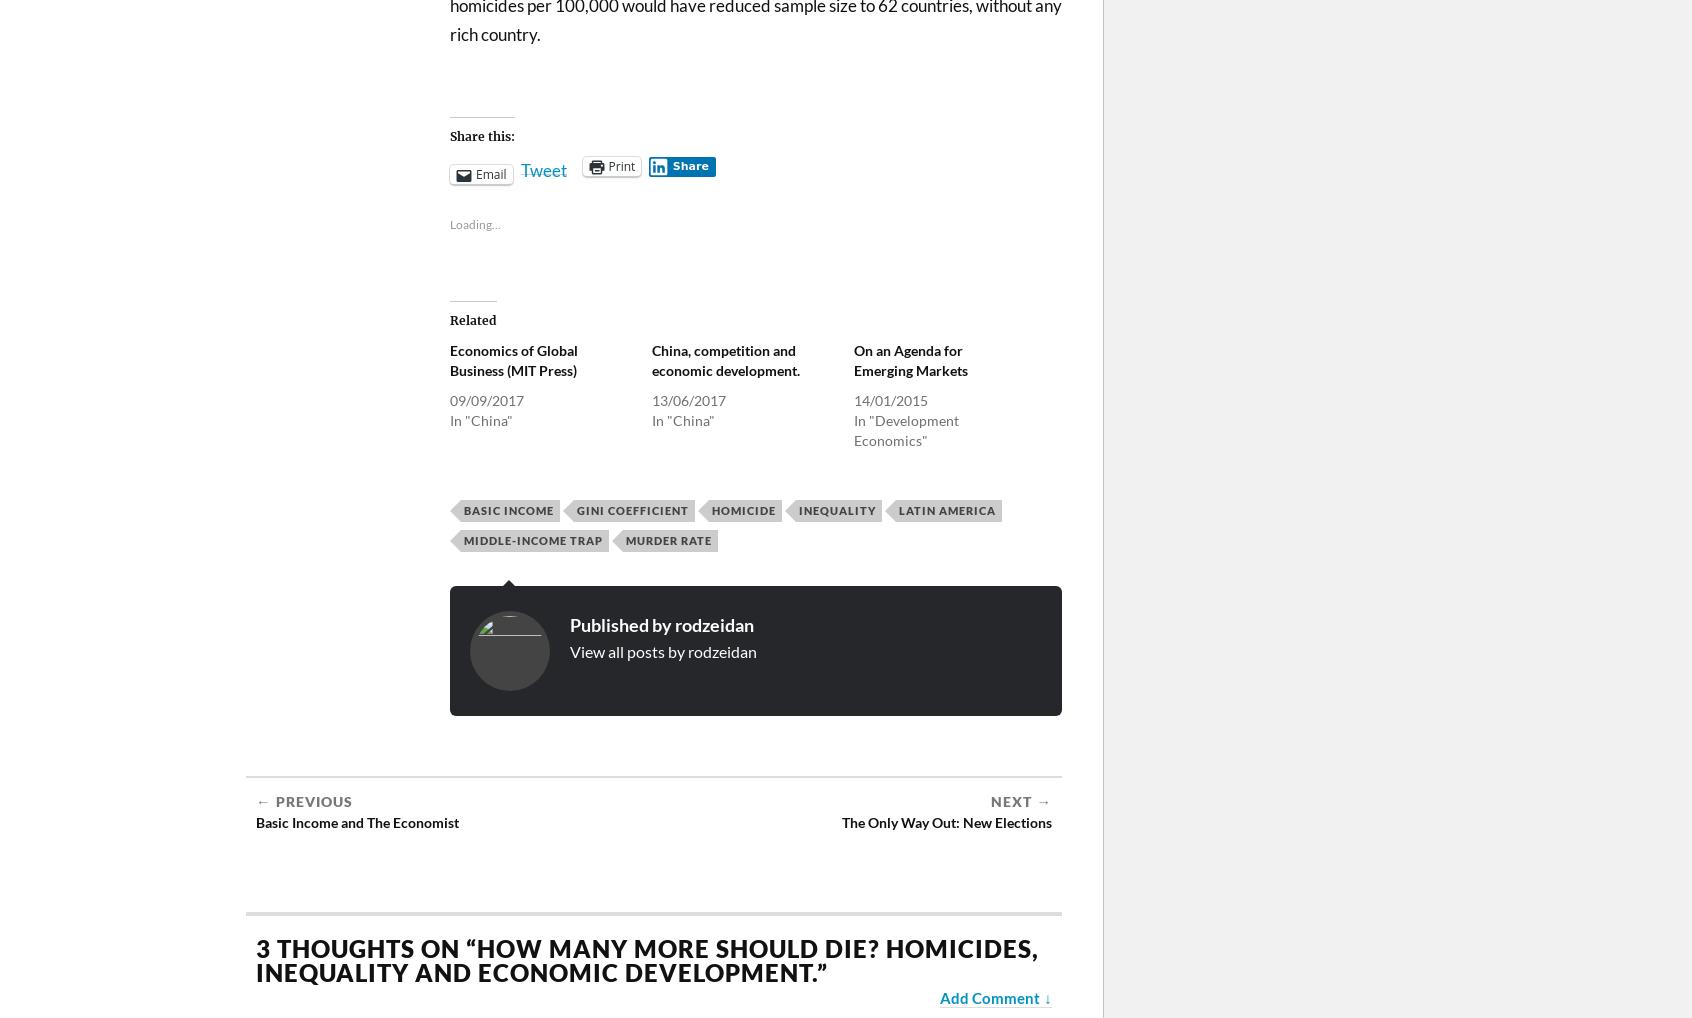 This screenshot has height=1018, width=1692. Describe the element at coordinates (988, 998) in the screenshot. I see `'Add Comment'` at that location.